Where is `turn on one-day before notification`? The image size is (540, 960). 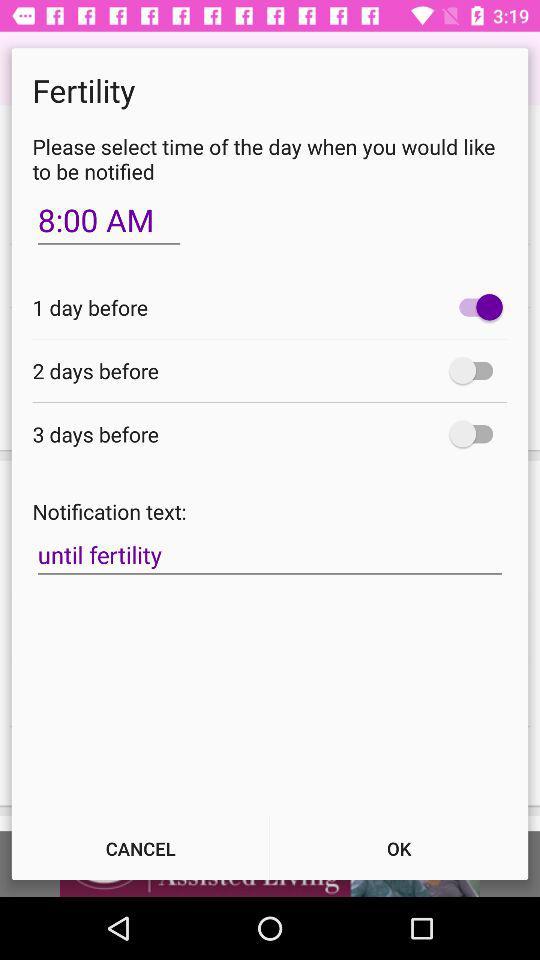
turn on one-day before notification is located at coordinates (475, 307).